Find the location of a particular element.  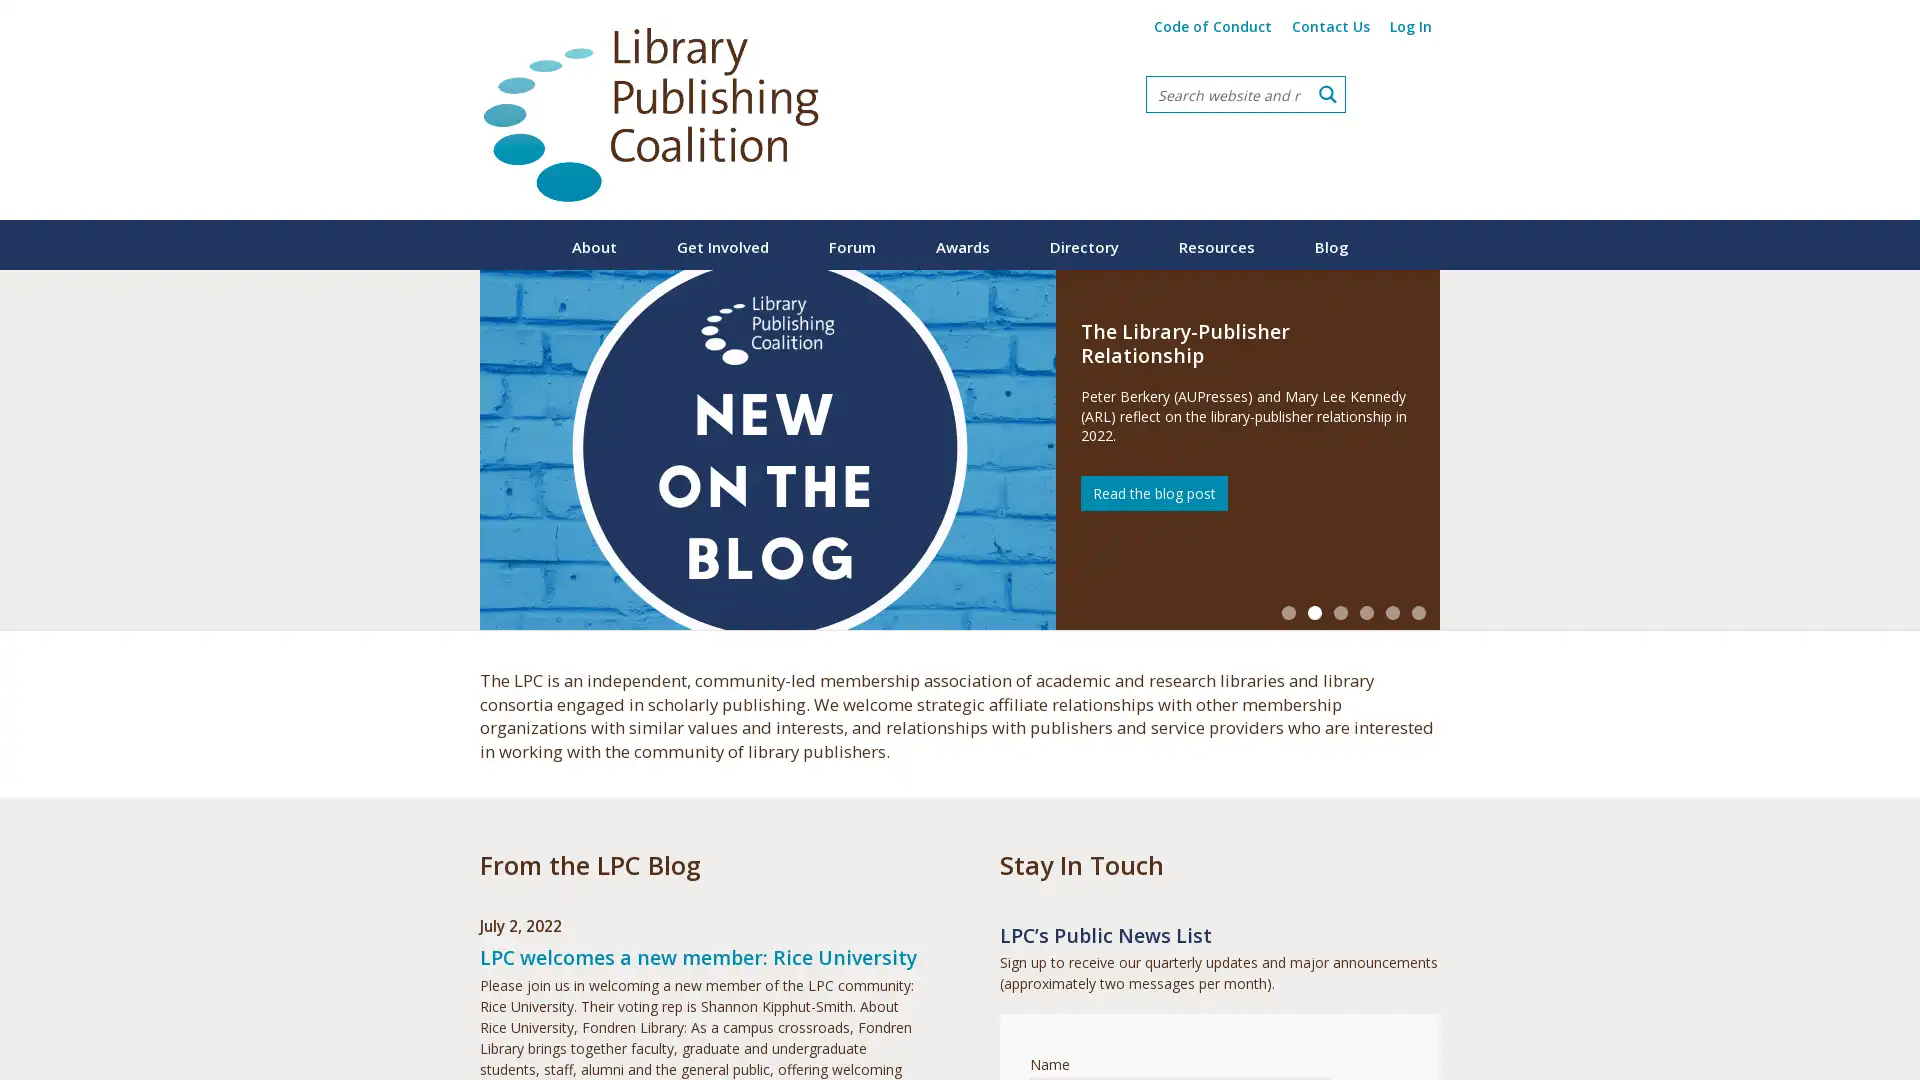

Go to slide 6 is located at coordinates (1418, 612).